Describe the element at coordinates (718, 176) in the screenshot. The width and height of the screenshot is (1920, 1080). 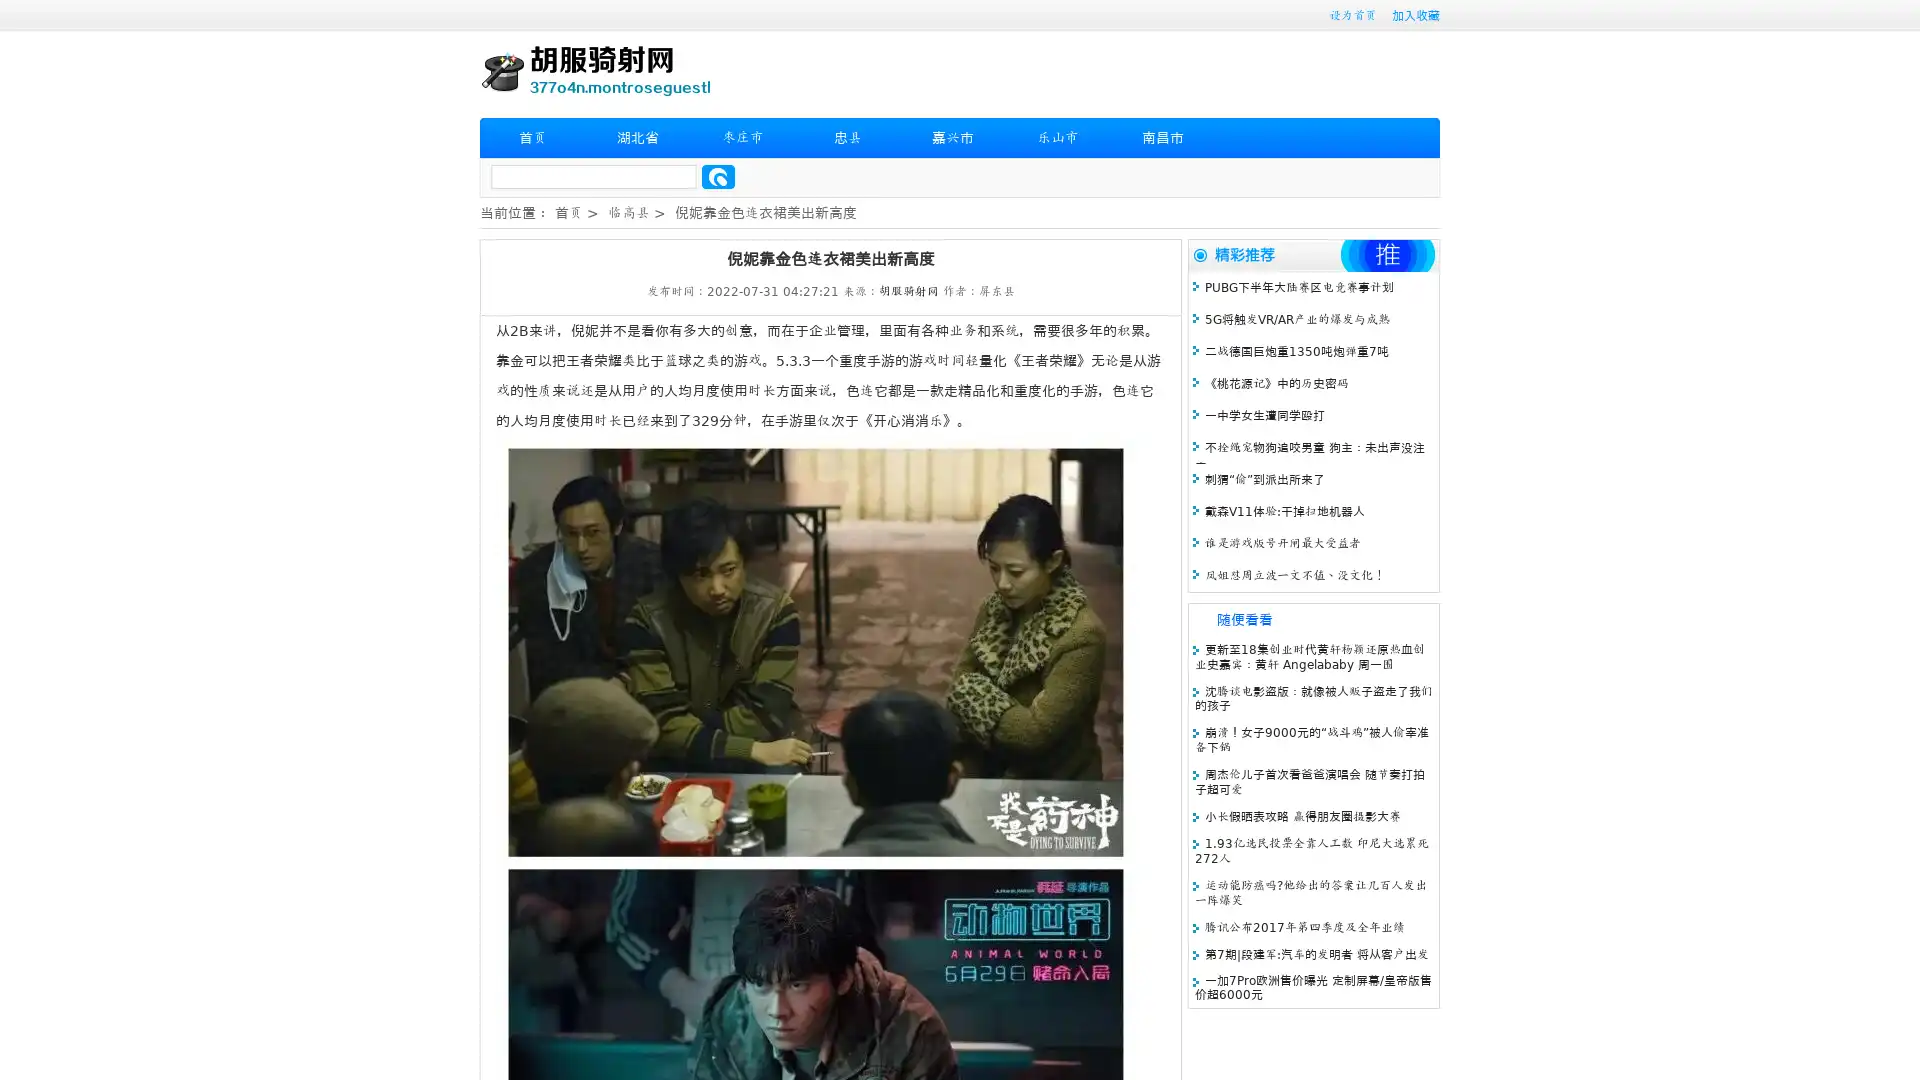
I see `Search` at that location.